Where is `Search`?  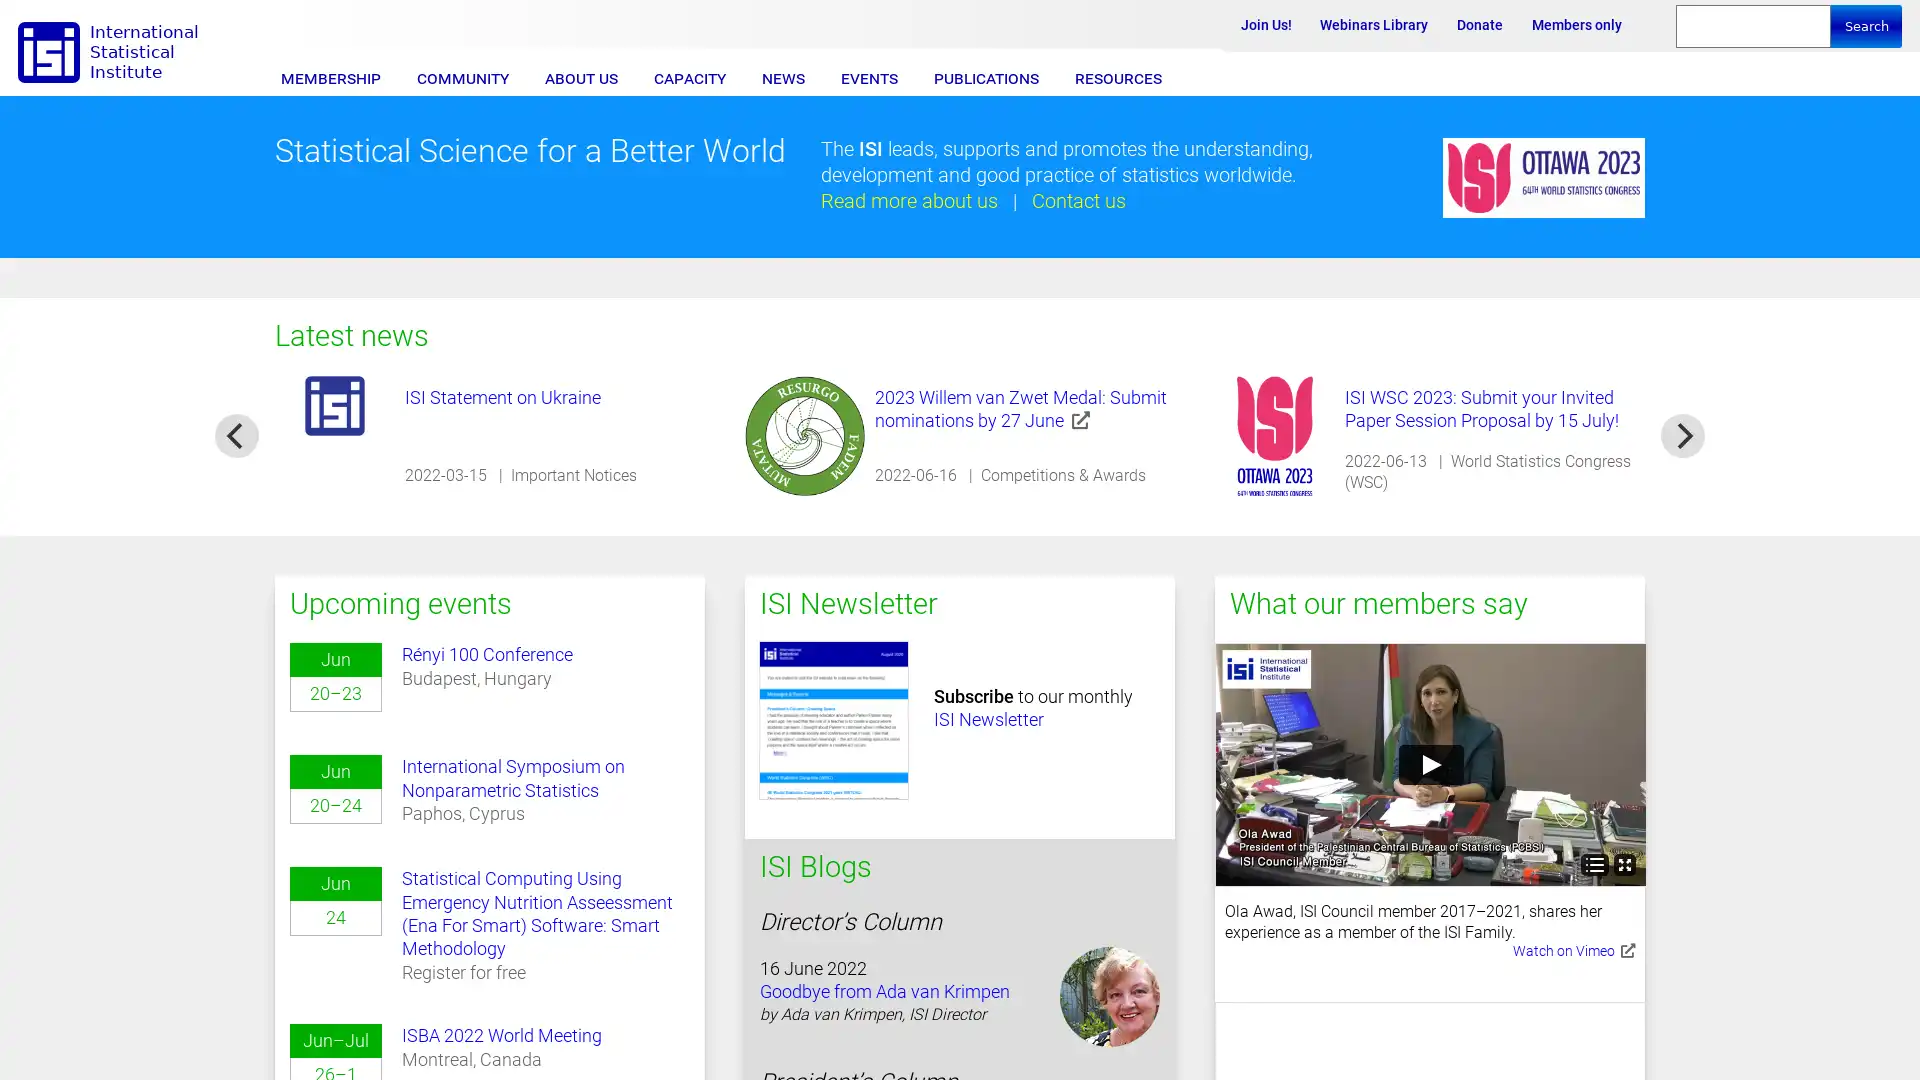
Search is located at coordinates (1865, 26).